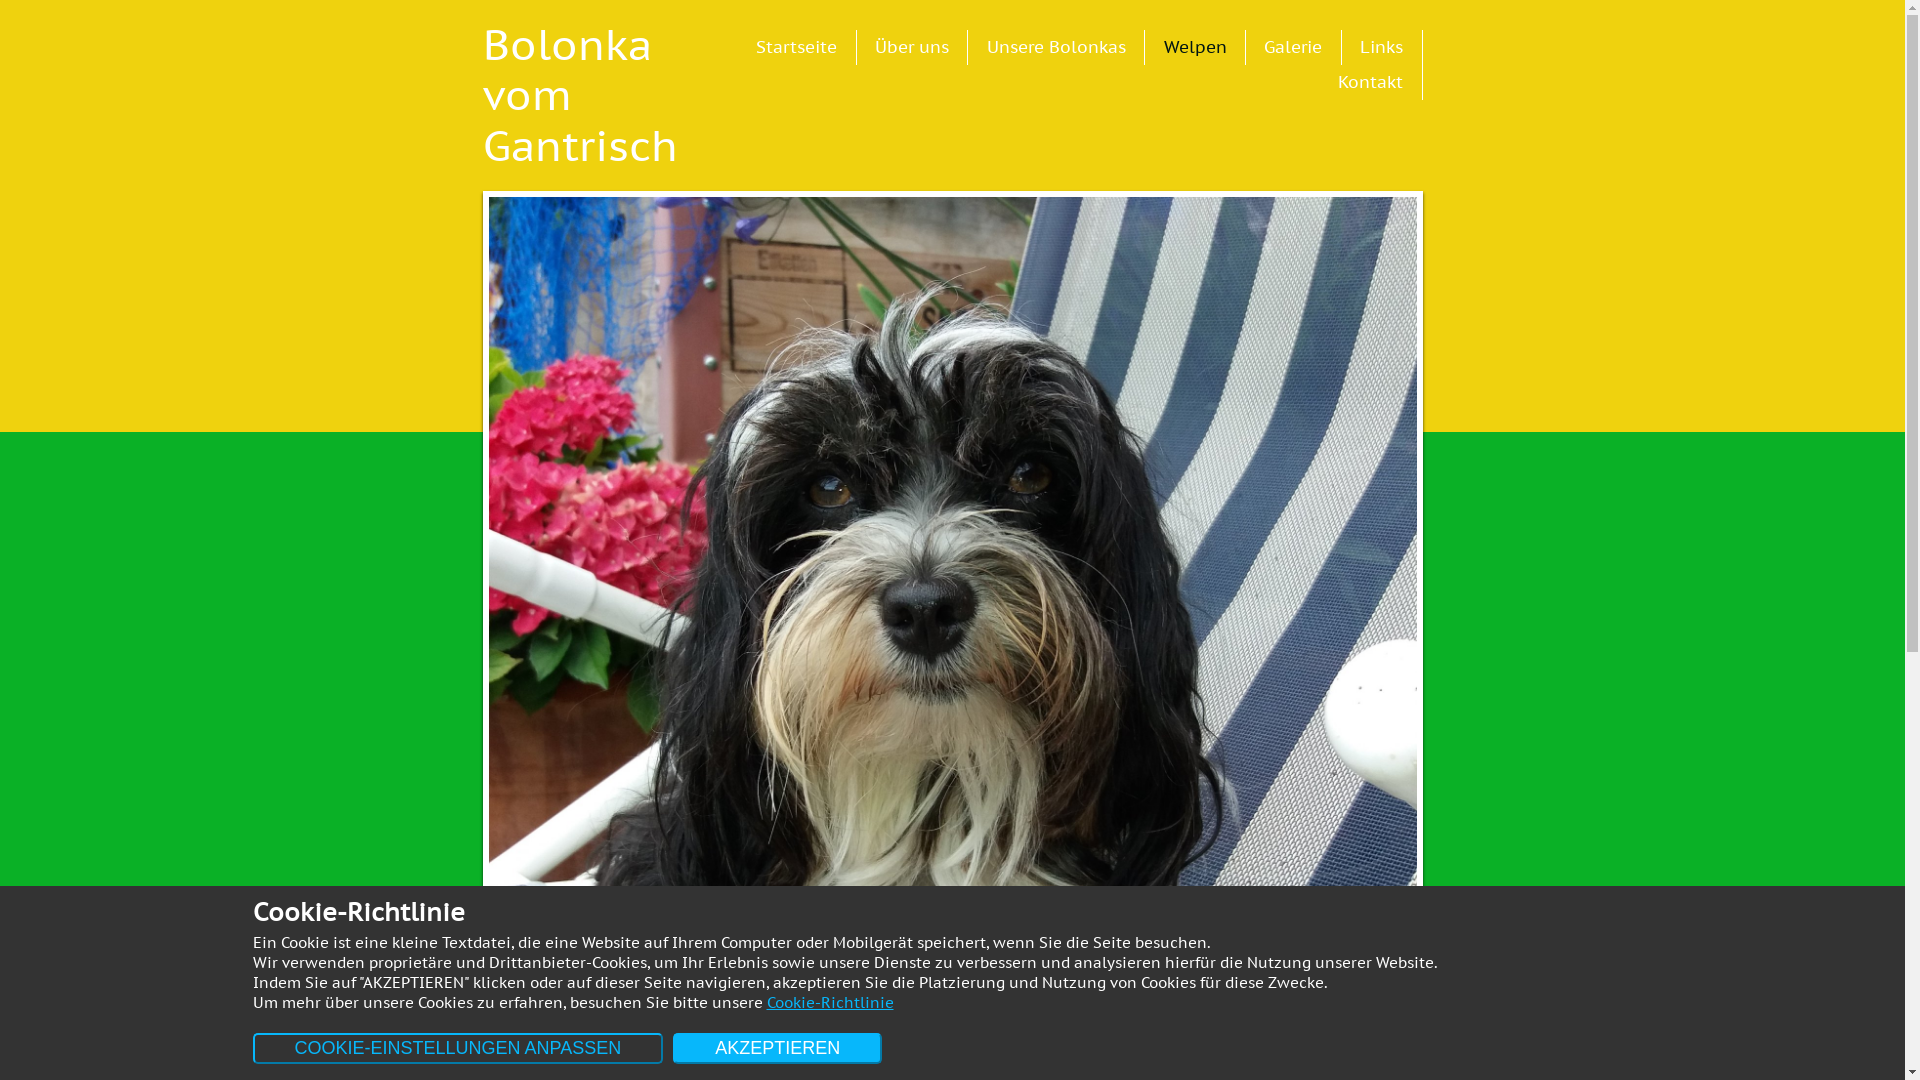 This screenshot has width=1920, height=1080. I want to click on 'Unsere Bolonkas', so click(1055, 45).